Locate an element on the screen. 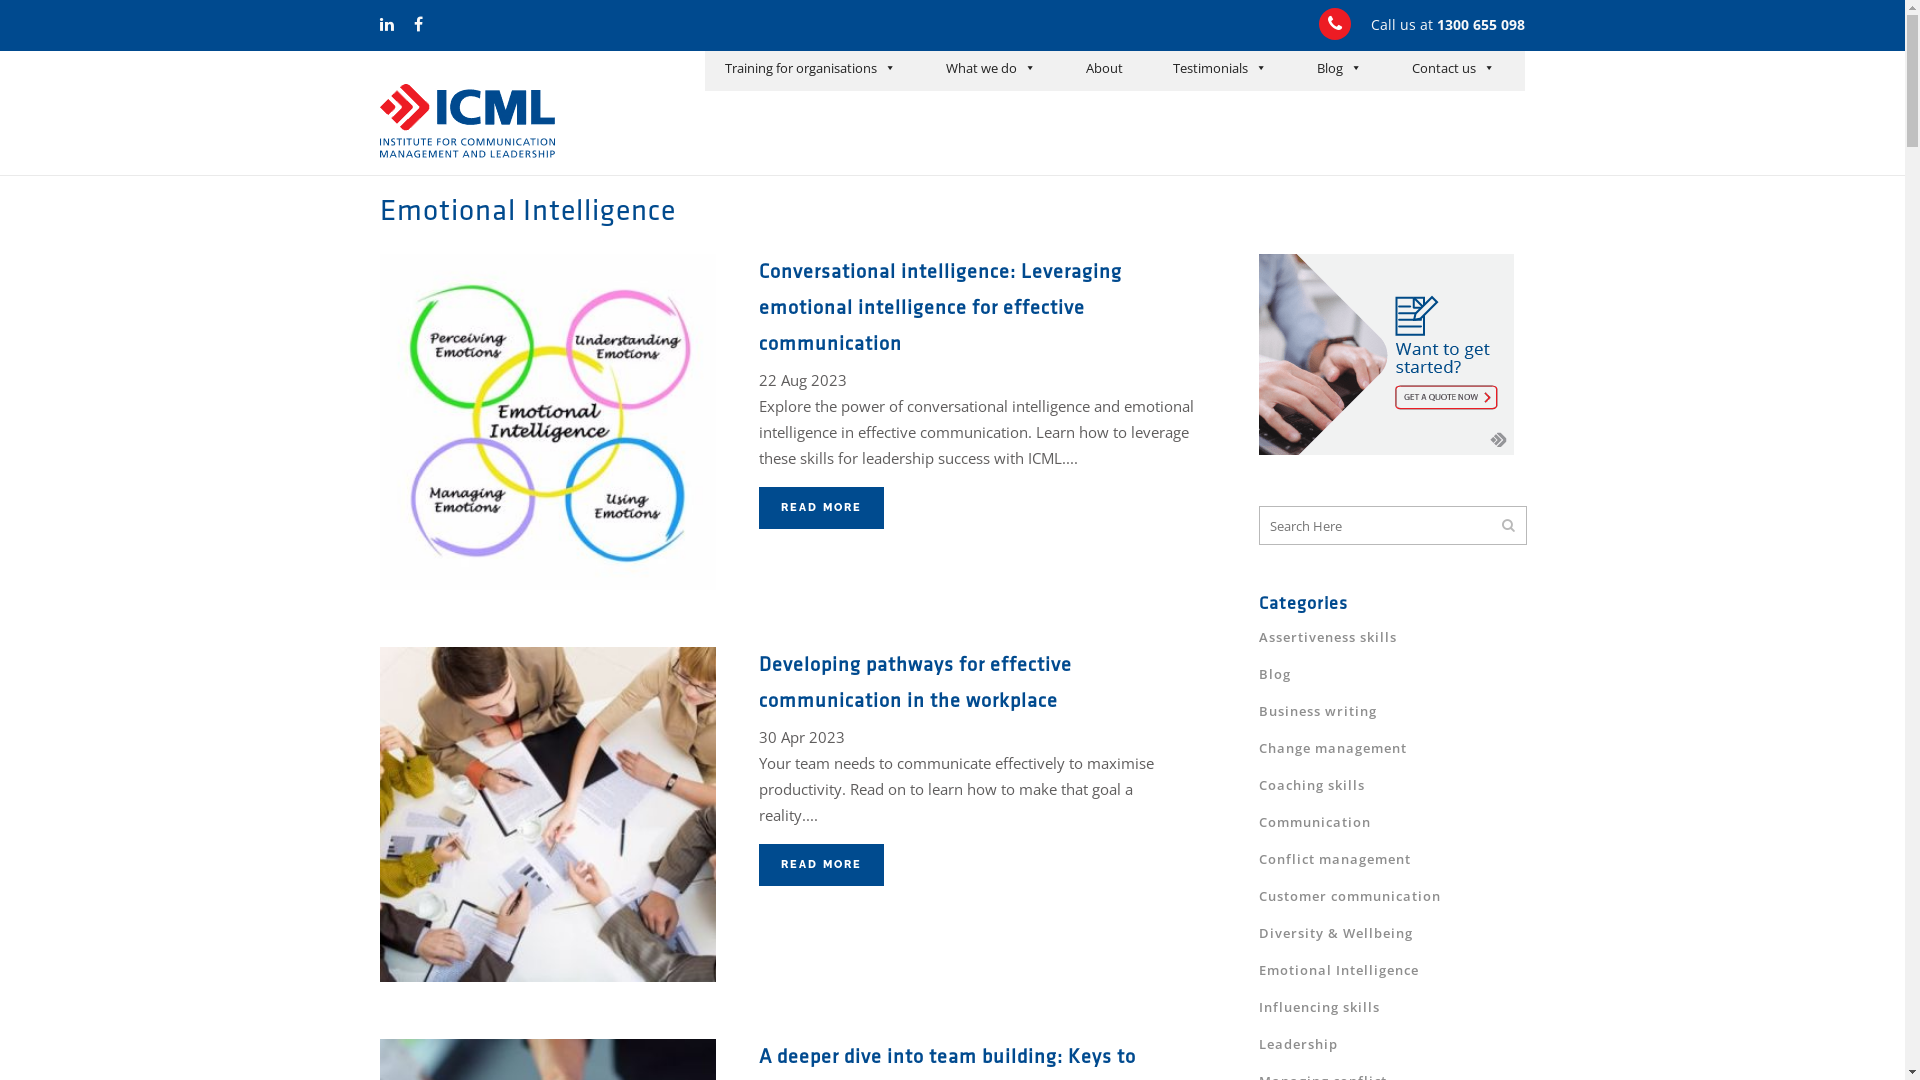 The image size is (1920, 1080). 'Customer communication' is located at coordinates (1257, 894).